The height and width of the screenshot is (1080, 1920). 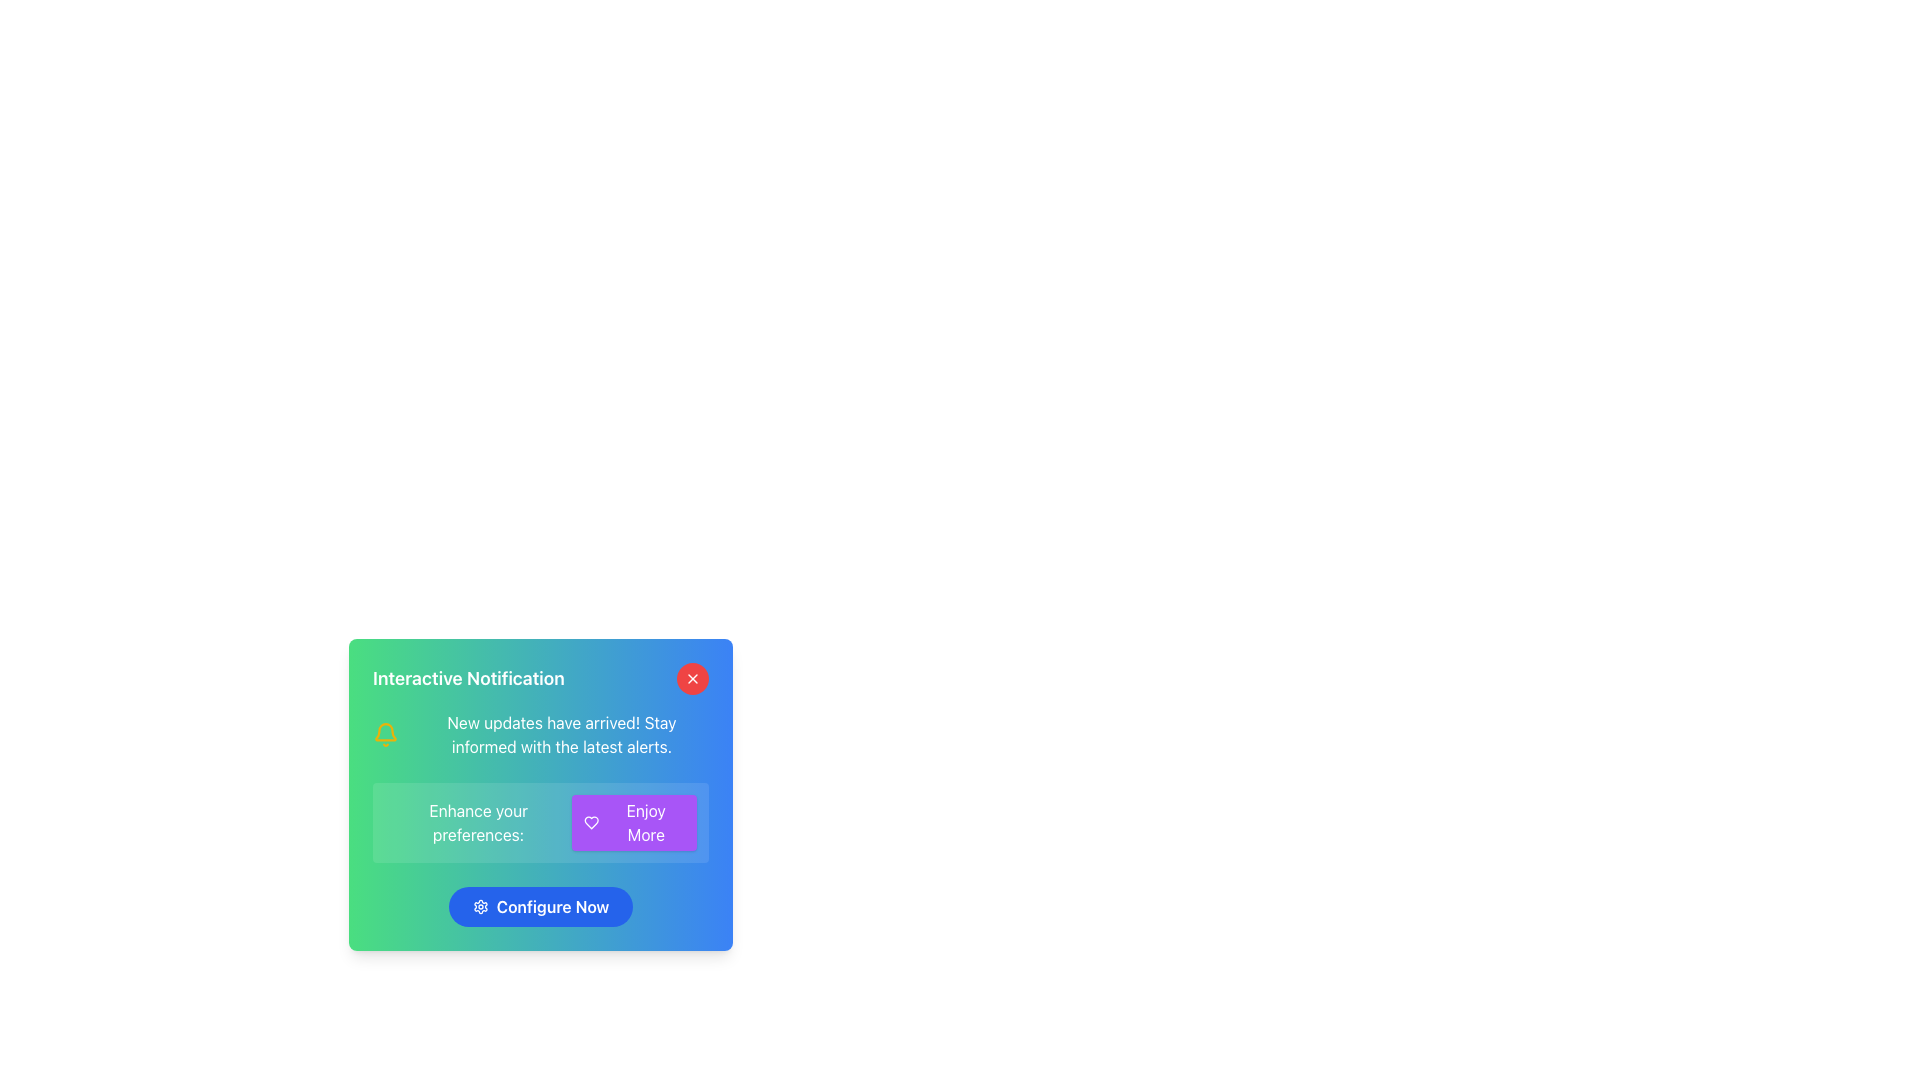 What do you see at coordinates (480, 906) in the screenshot?
I see `the settings cogwheel icon located at the bottom-right corner of the notification card` at bounding box center [480, 906].